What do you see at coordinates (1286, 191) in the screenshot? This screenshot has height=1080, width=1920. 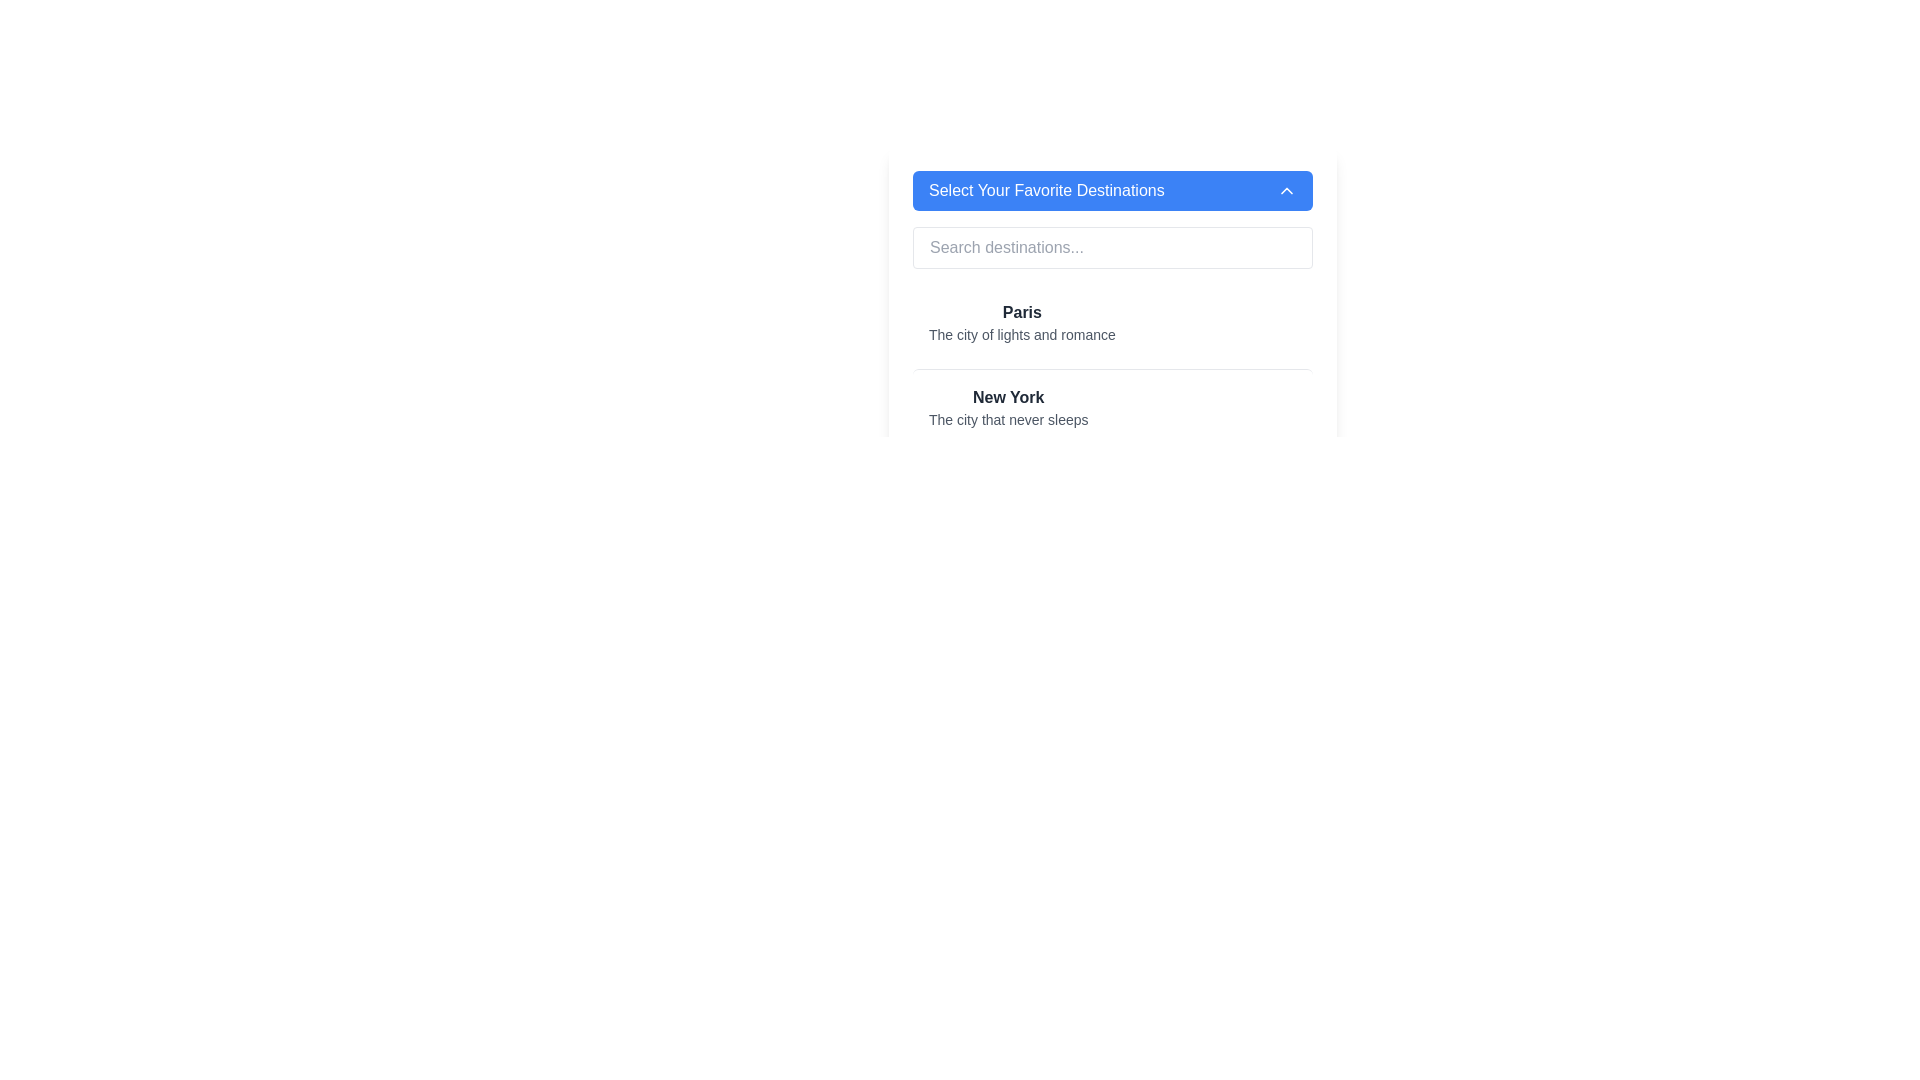 I see `the small upward-facing chevron icon located on the far right side of the blue header bar titled 'Select Your Favorite Destinations'` at bounding box center [1286, 191].